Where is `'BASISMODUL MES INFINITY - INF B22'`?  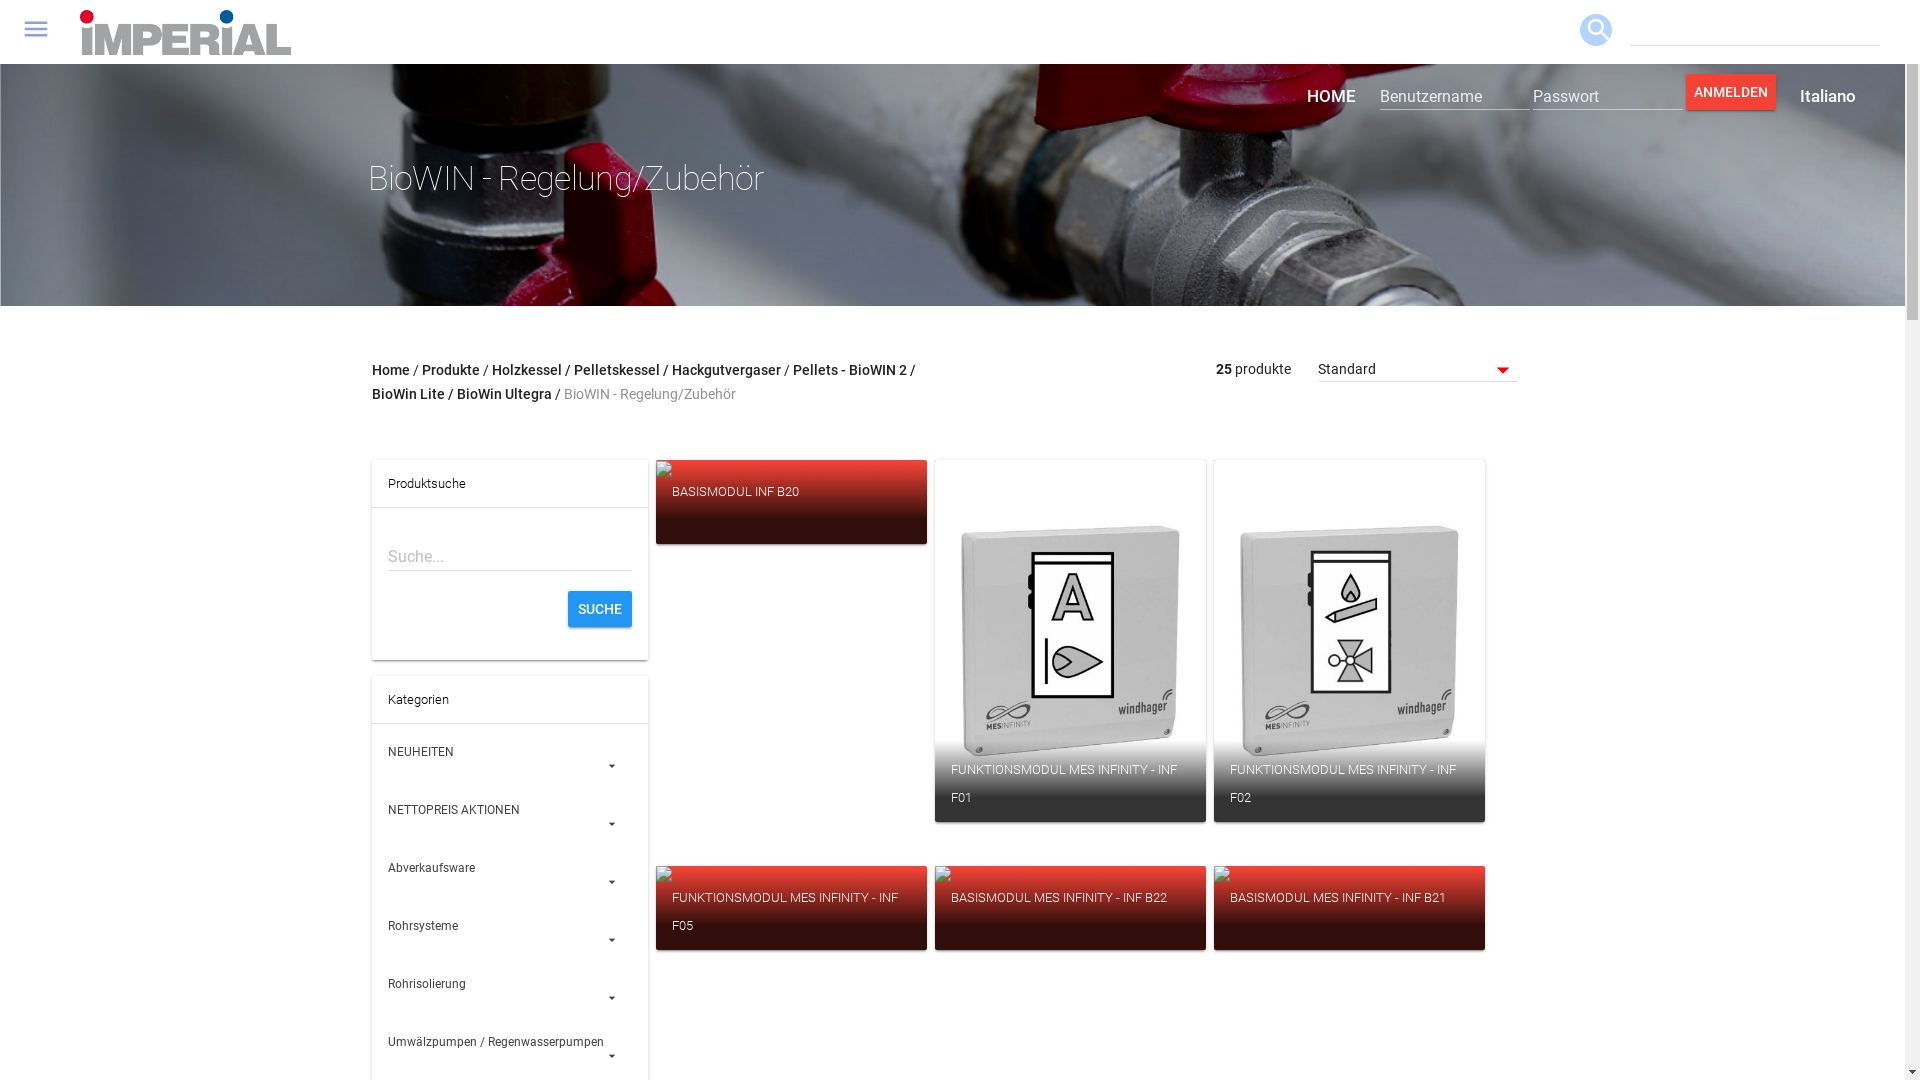 'BASISMODUL MES INFINITY - INF B22' is located at coordinates (1069, 909).